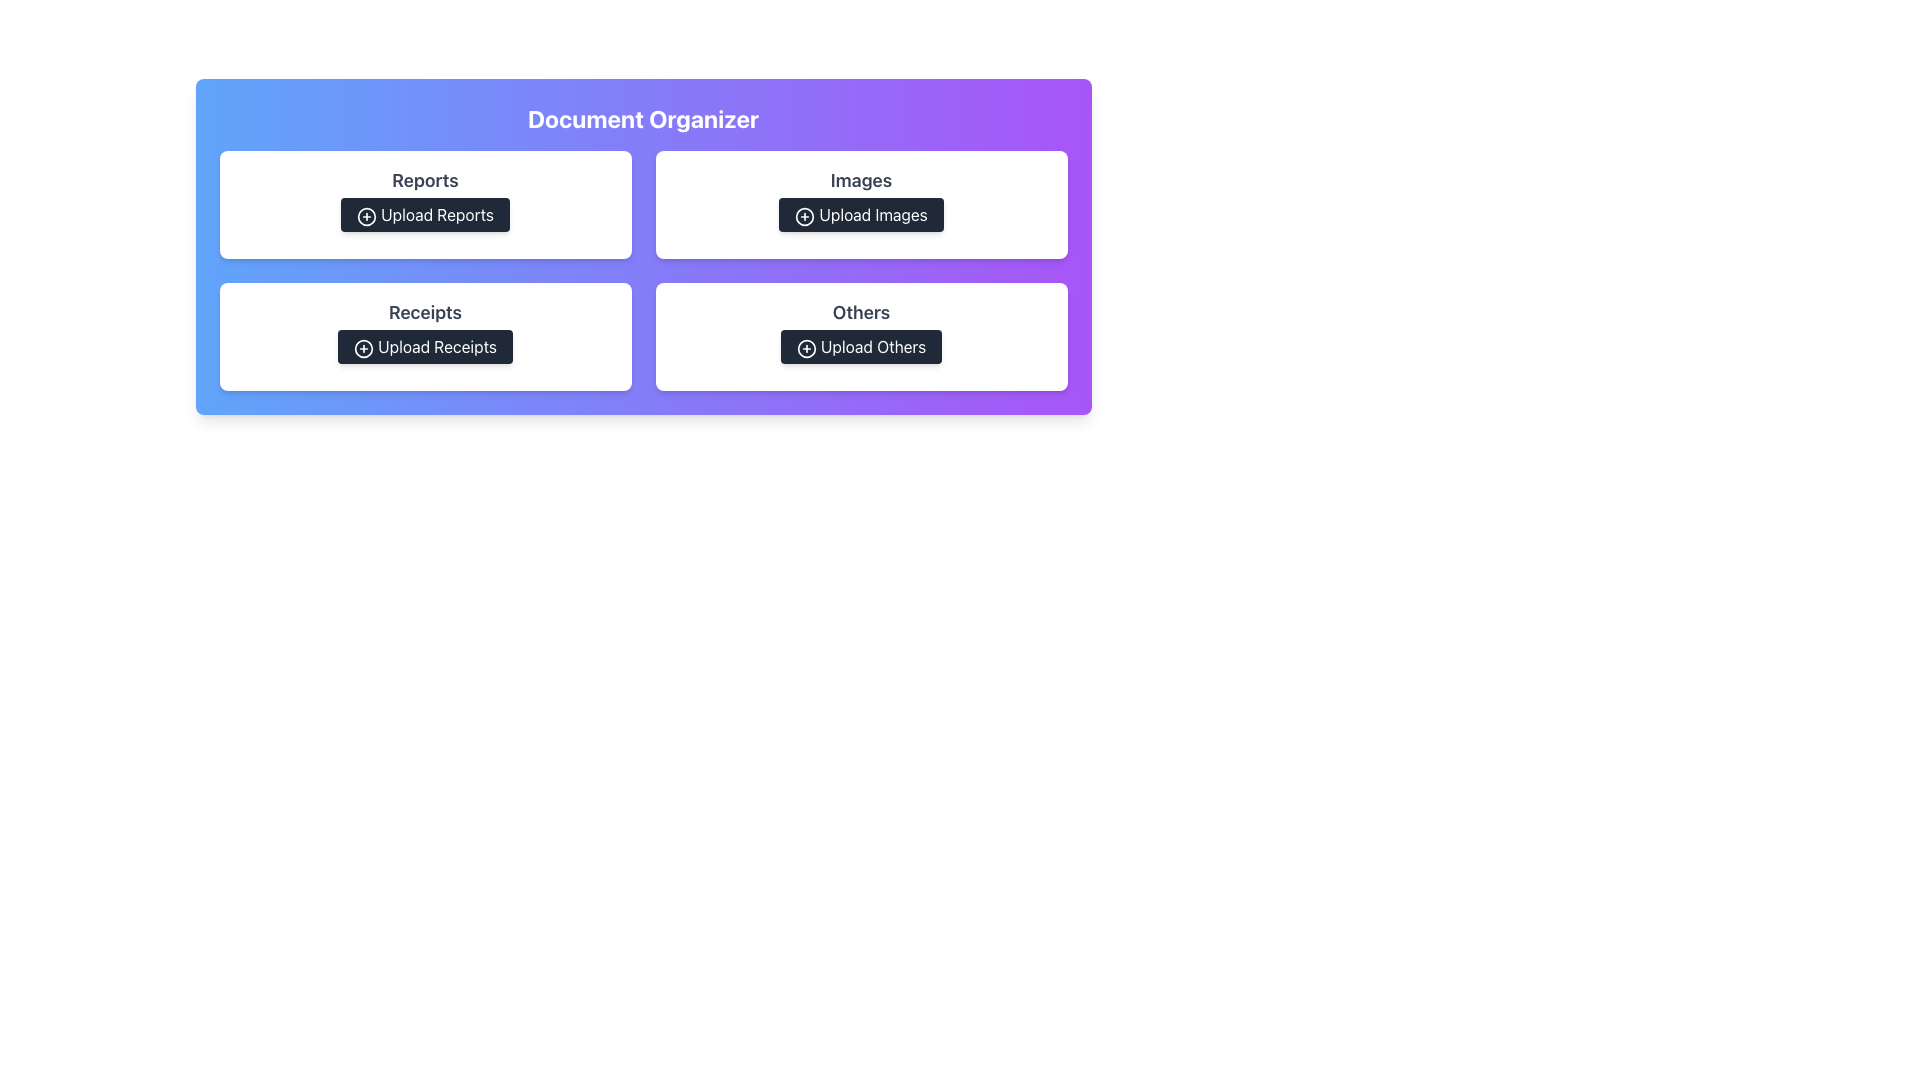 This screenshot has height=1080, width=1920. I want to click on the 'Upload Reports' button within the 'Reports' section of the 'Document Organizer' interface, so click(424, 215).